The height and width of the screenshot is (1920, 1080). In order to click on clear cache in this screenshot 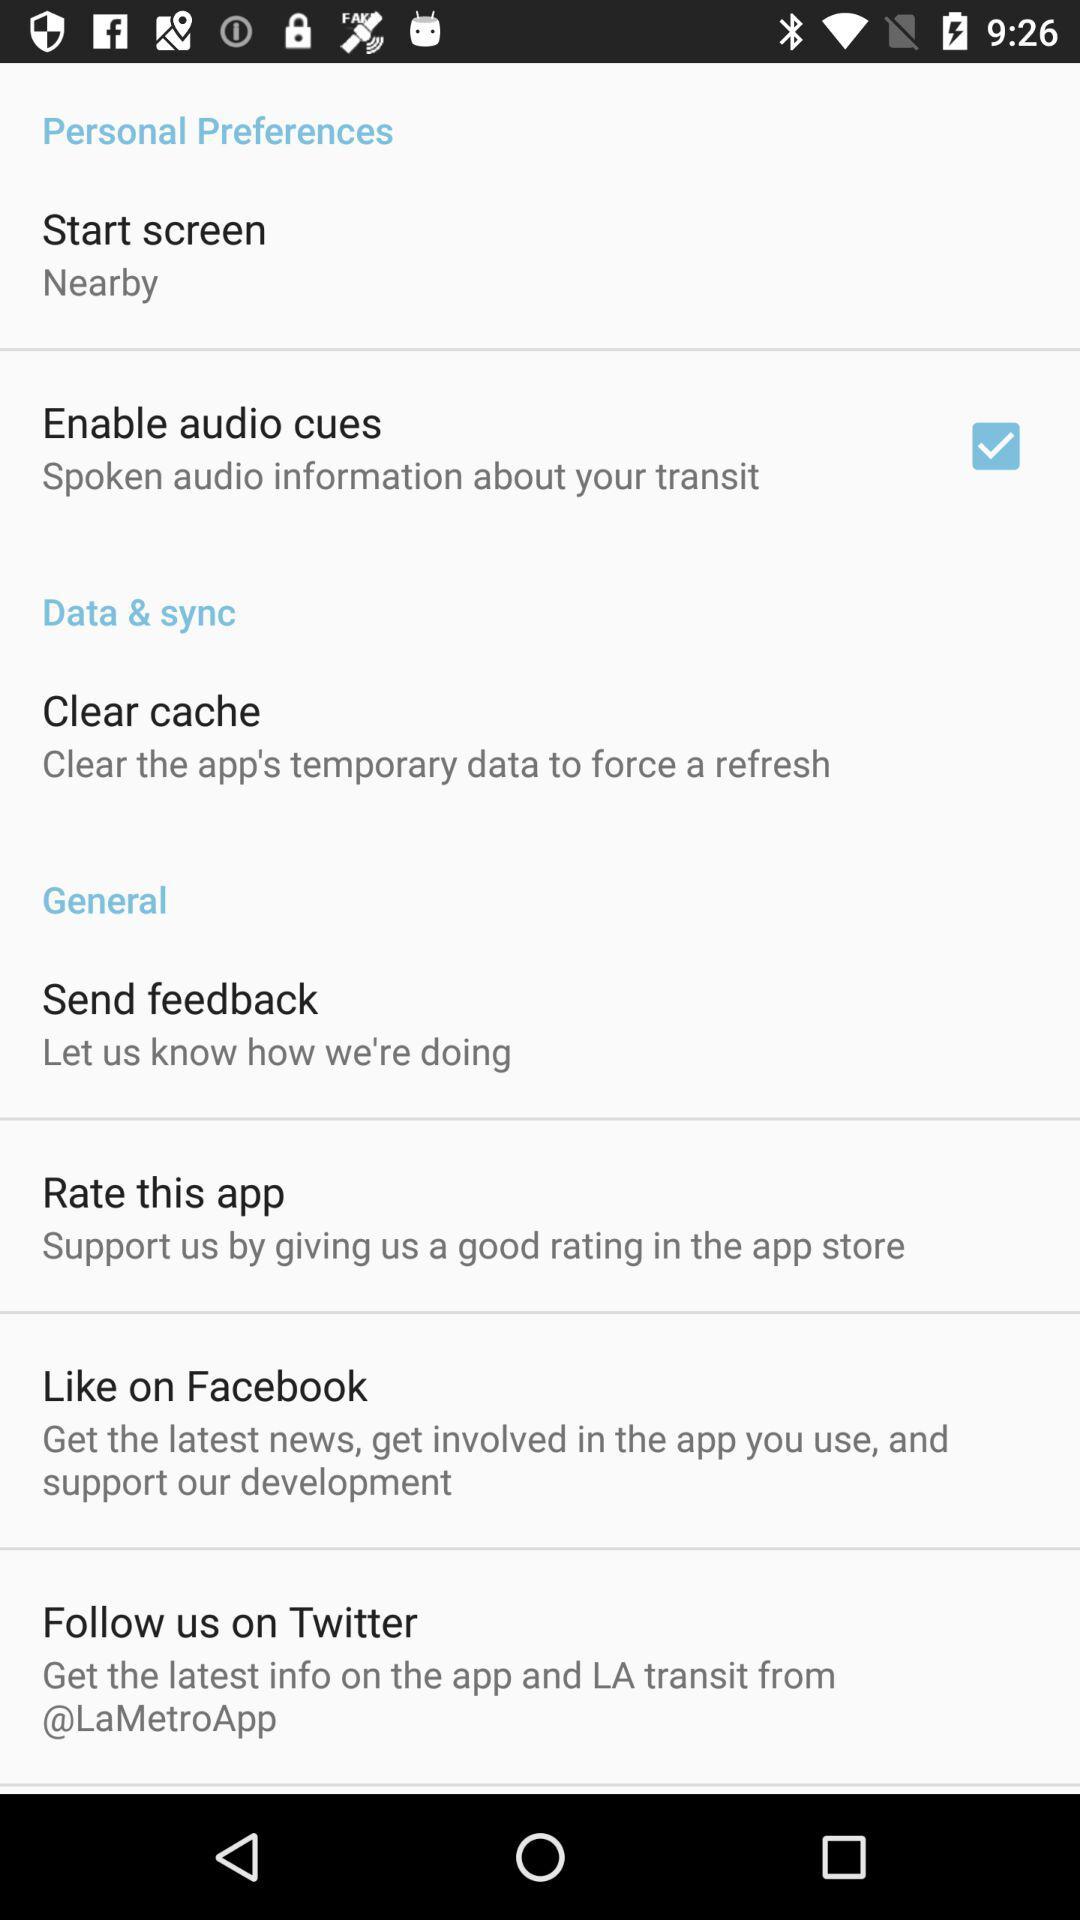, I will do `click(150, 709)`.